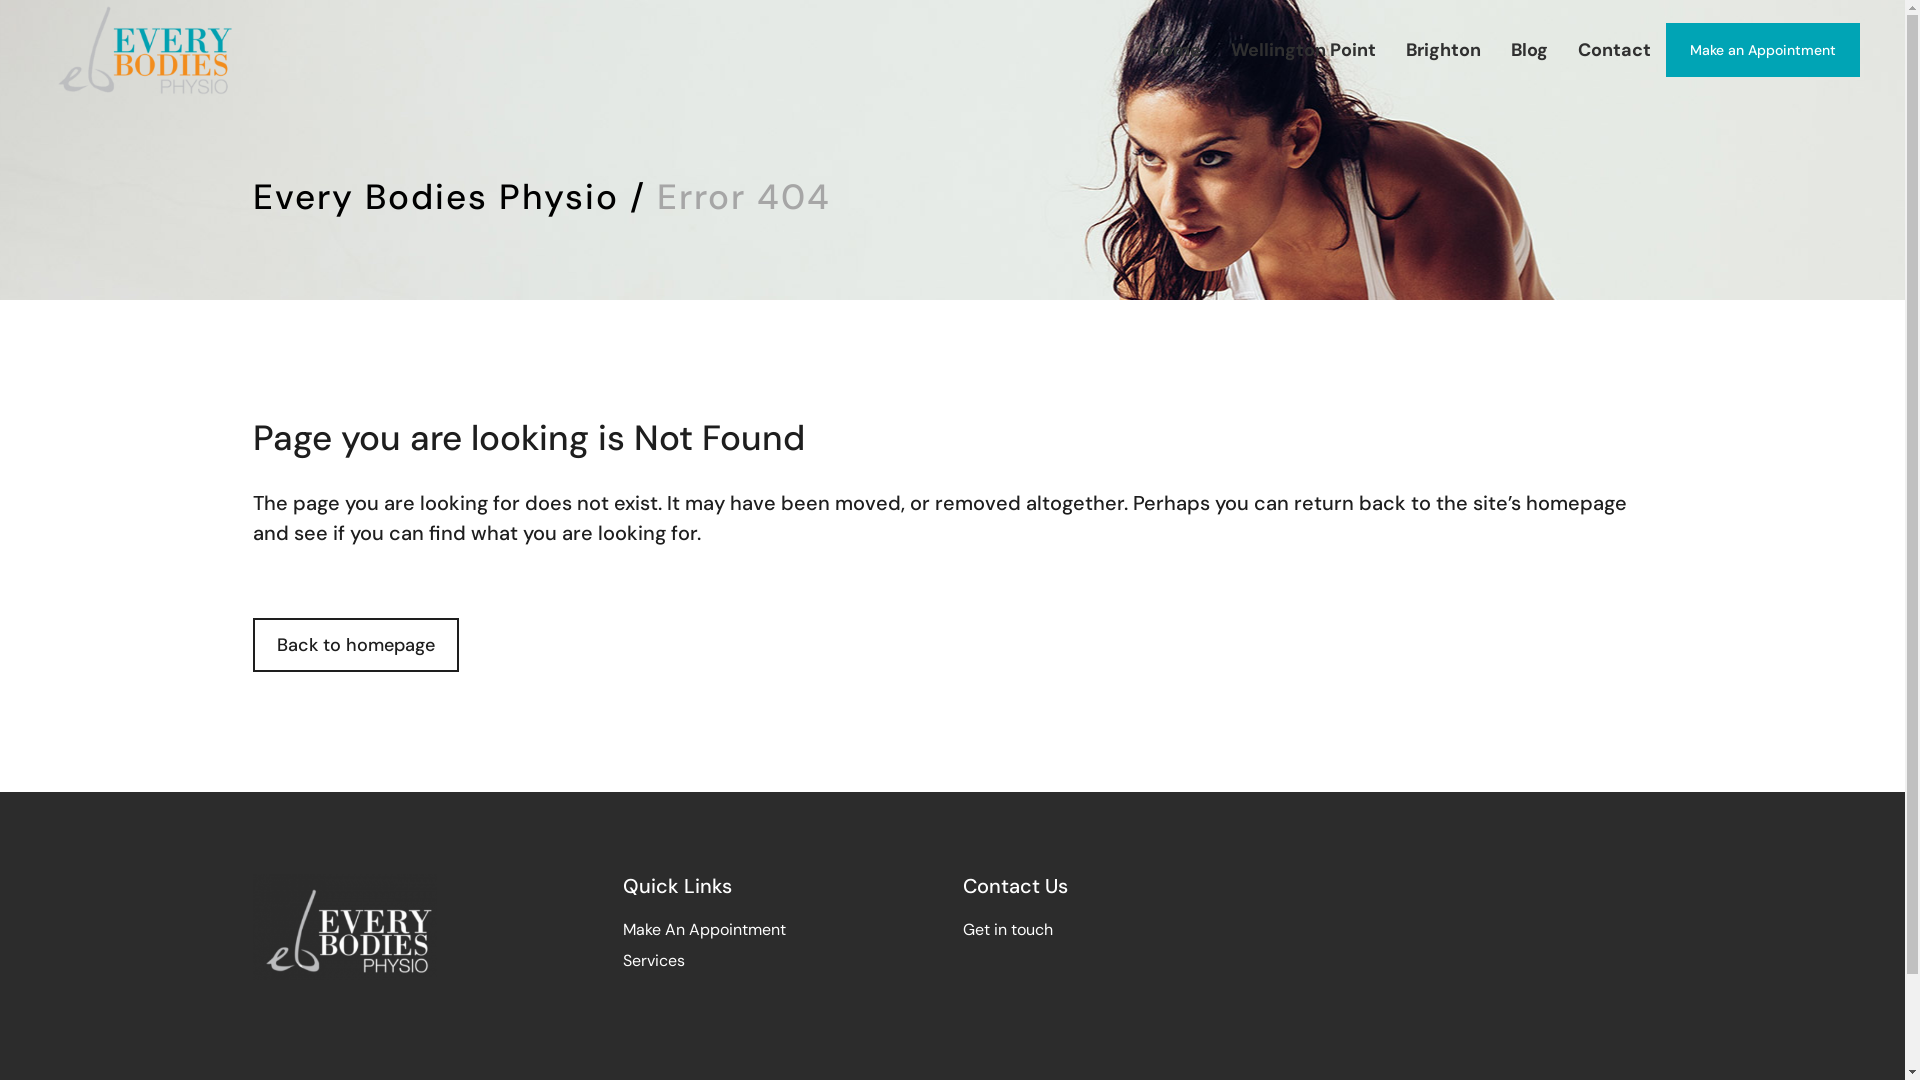 The image size is (1920, 1080). What do you see at coordinates (1007, 929) in the screenshot?
I see `'Get in touch'` at bounding box center [1007, 929].